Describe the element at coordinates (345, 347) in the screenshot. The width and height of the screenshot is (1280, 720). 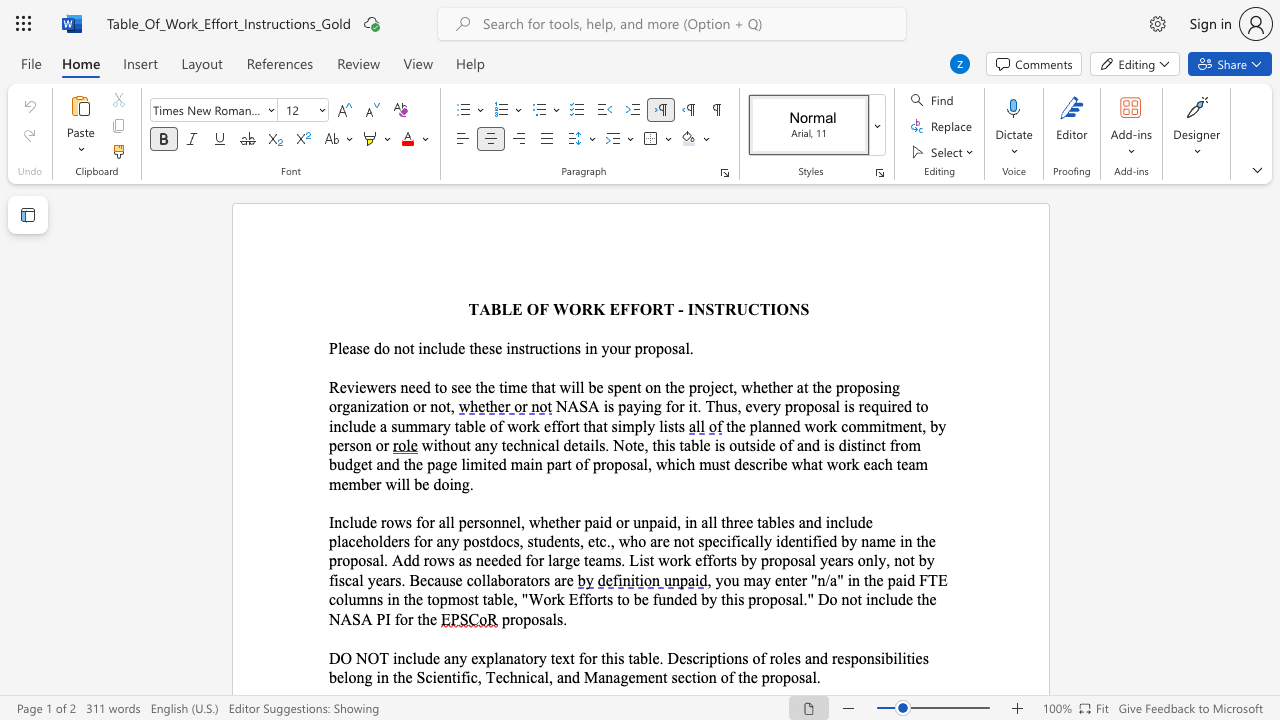
I see `the 1th character "e" in the text` at that location.